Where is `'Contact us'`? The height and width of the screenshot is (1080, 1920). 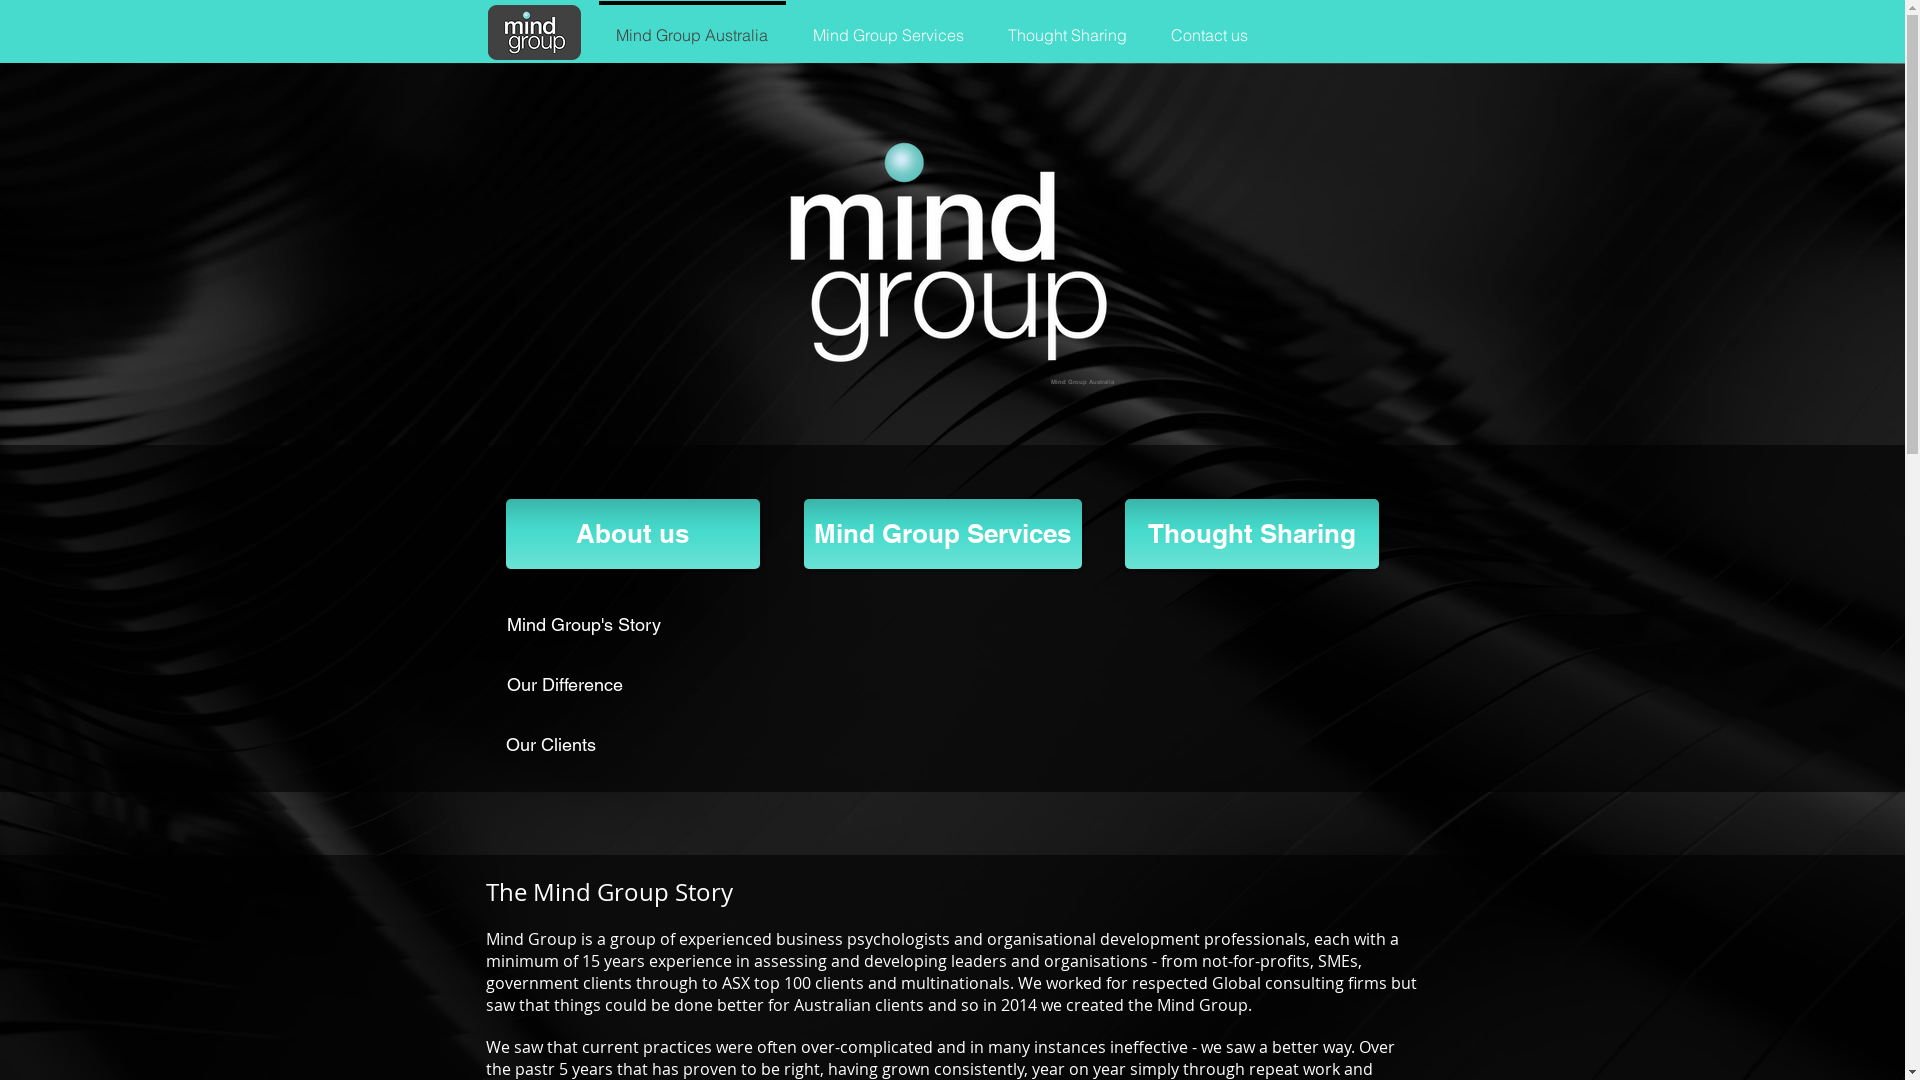
'Contact us' is located at coordinates (1207, 26).